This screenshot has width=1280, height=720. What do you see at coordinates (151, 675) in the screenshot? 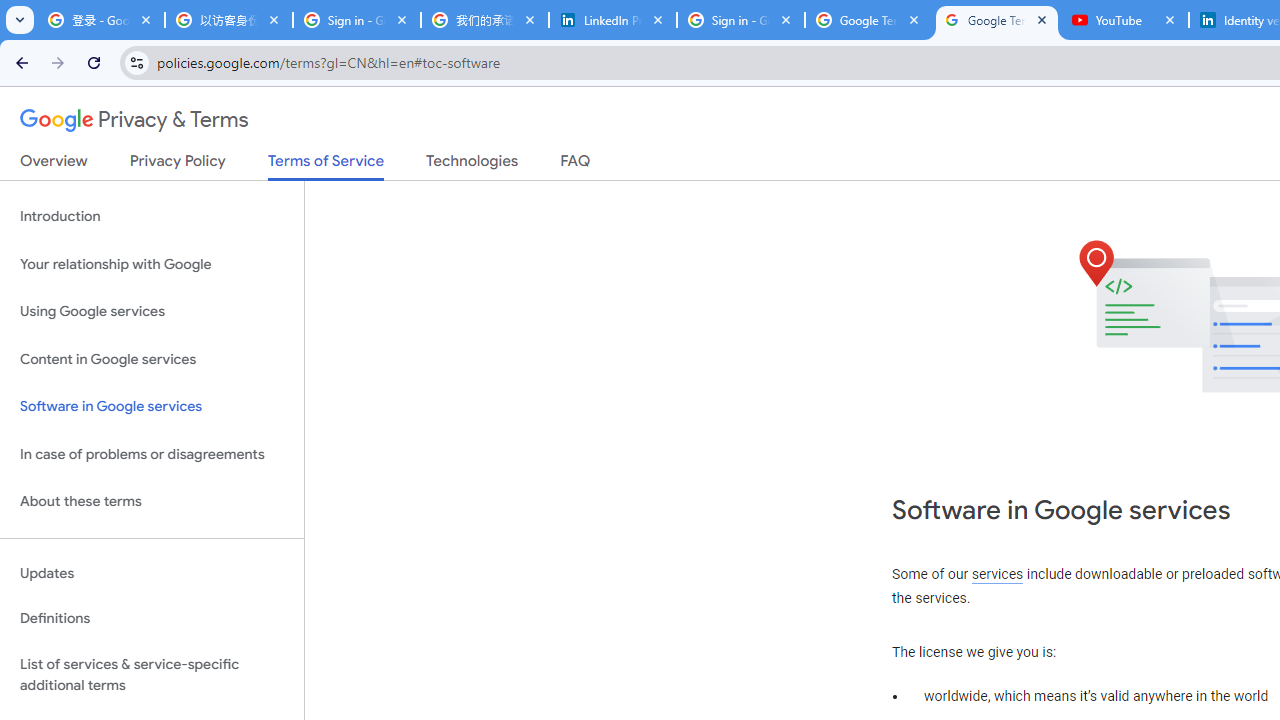
I see `'List of services & service-specific additional terms'` at bounding box center [151, 675].